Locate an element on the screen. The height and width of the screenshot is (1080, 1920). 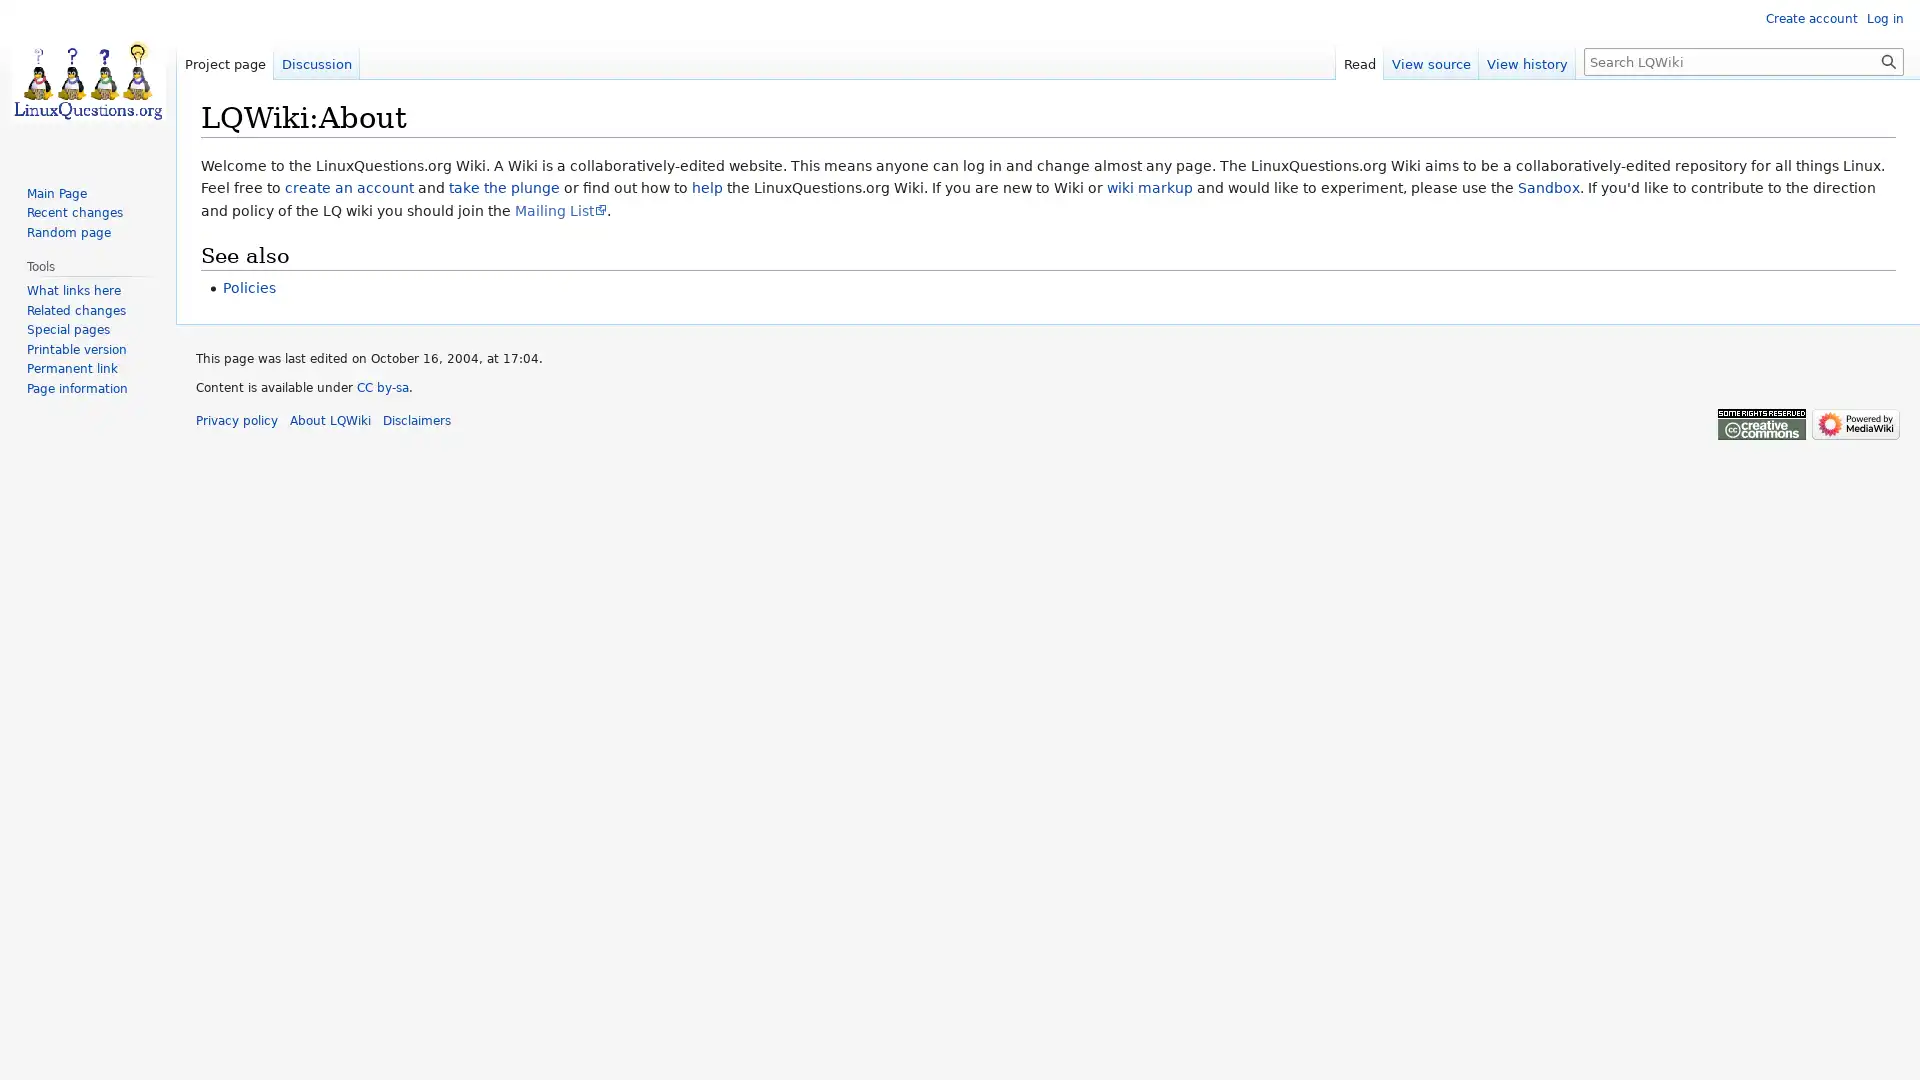
Search is located at coordinates (1888, 60).